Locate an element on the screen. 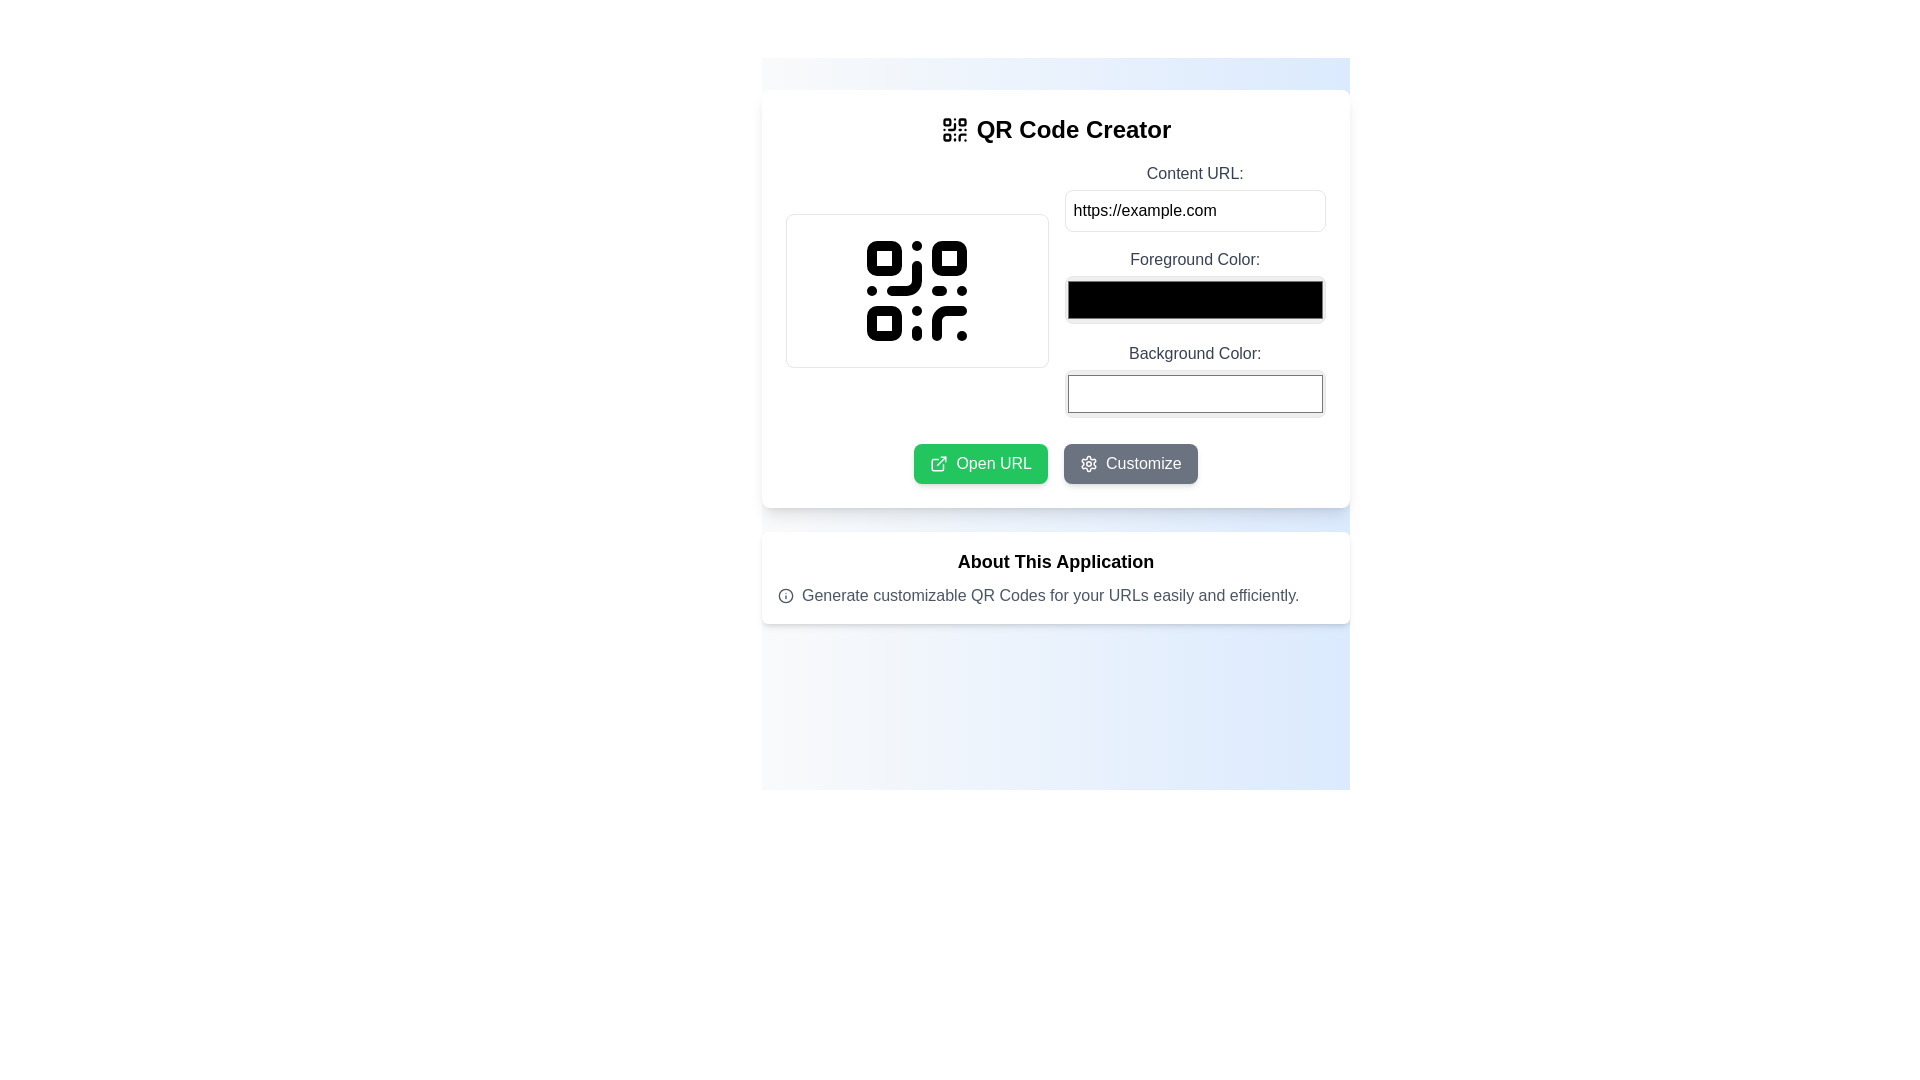  the rectangular color picker input box with a black background located beneath the 'Foreground Color:' label is located at coordinates (1195, 290).